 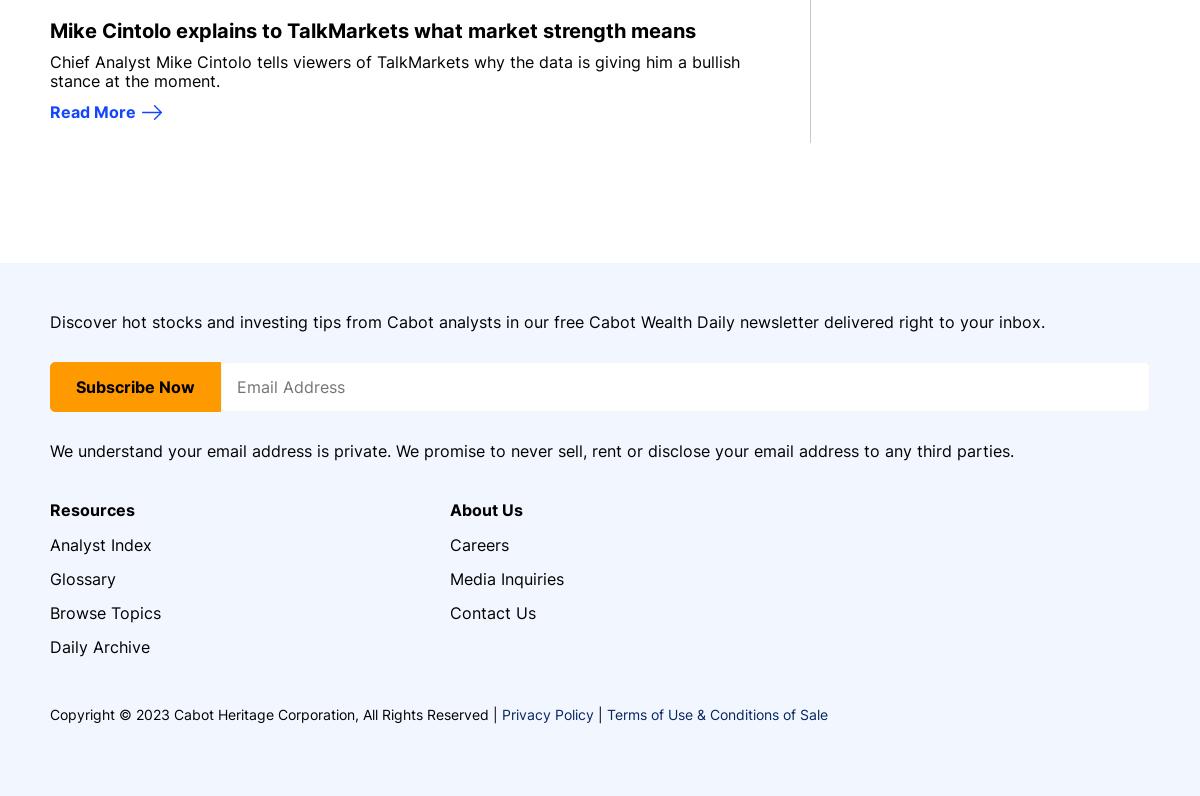 What do you see at coordinates (83, 577) in the screenshot?
I see `'Glossary'` at bounding box center [83, 577].